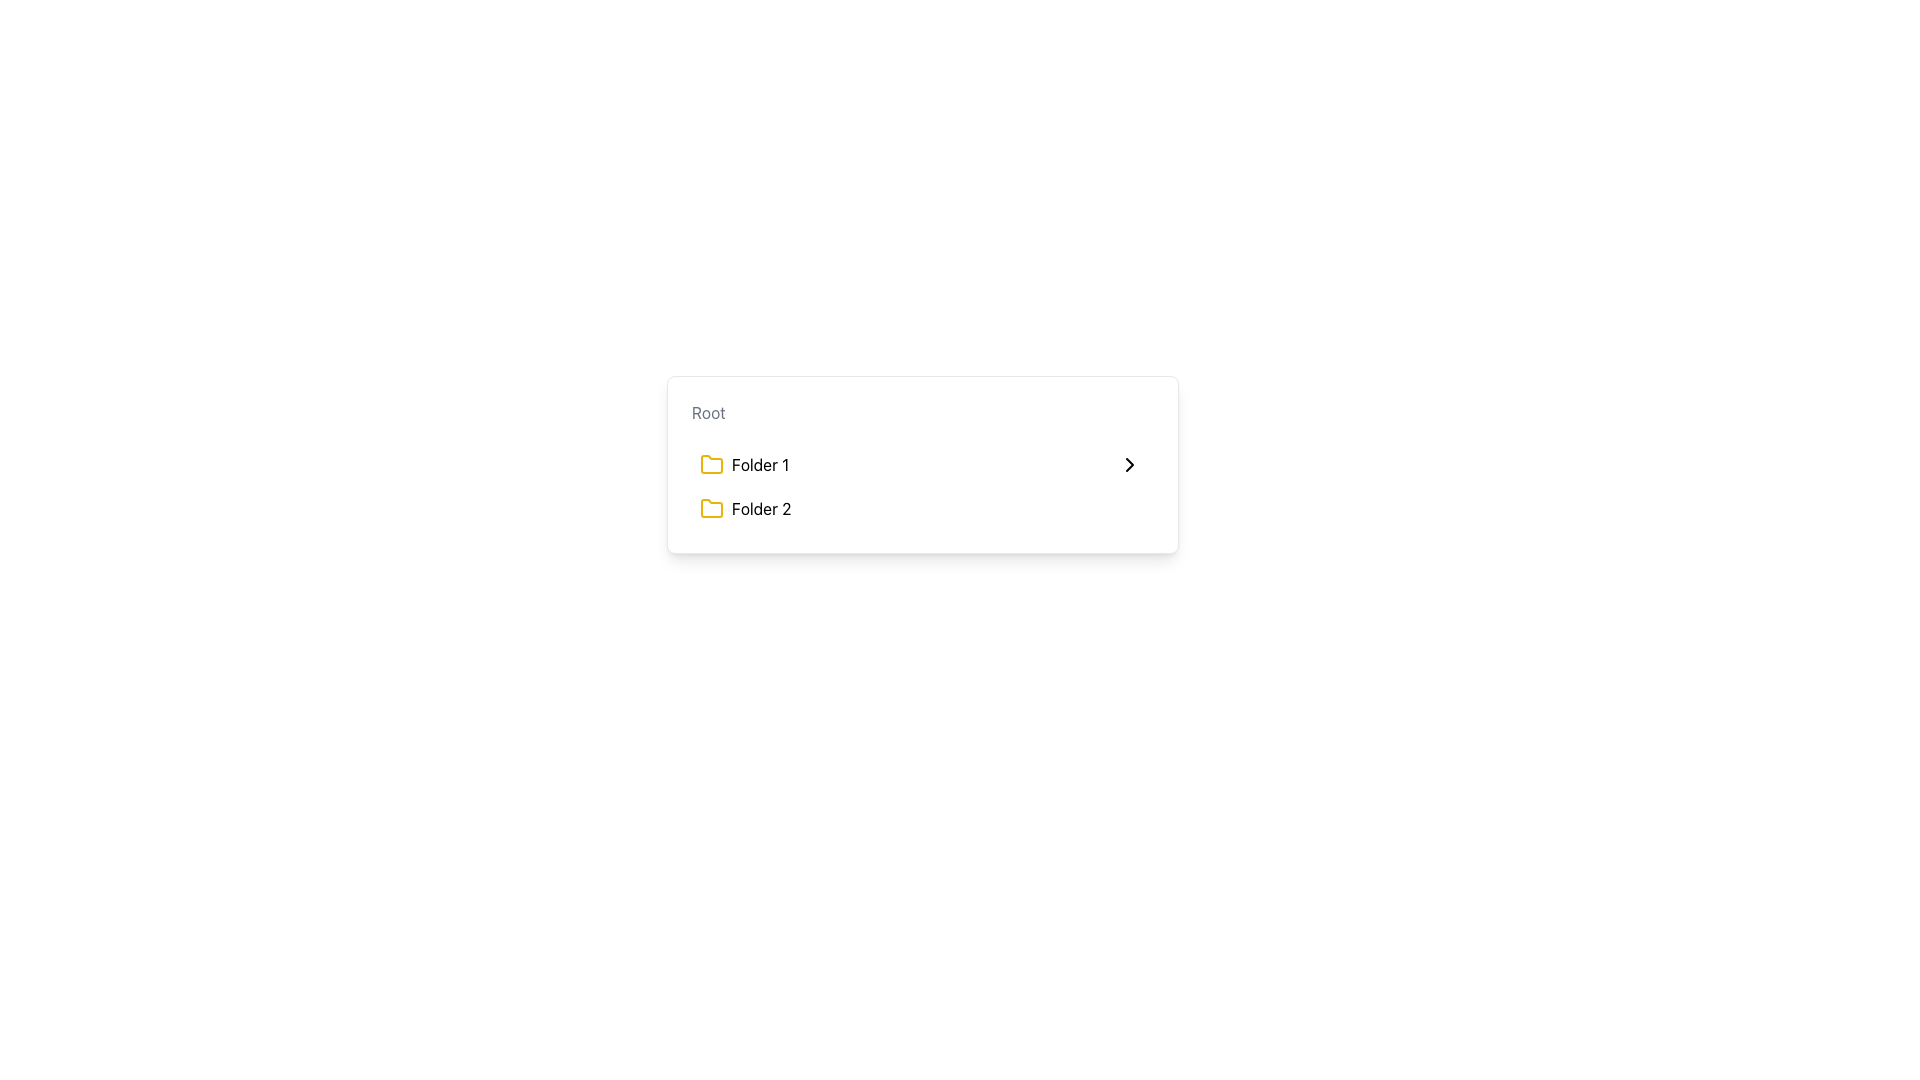 The width and height of the screenshot is (1920, 1080). Describe the element at coordinates (711, 465) in the screenshot. I see `the yellow folder icon labeled 'Folder 1', which is the leftmost icon in the first row of the menu` at that location.